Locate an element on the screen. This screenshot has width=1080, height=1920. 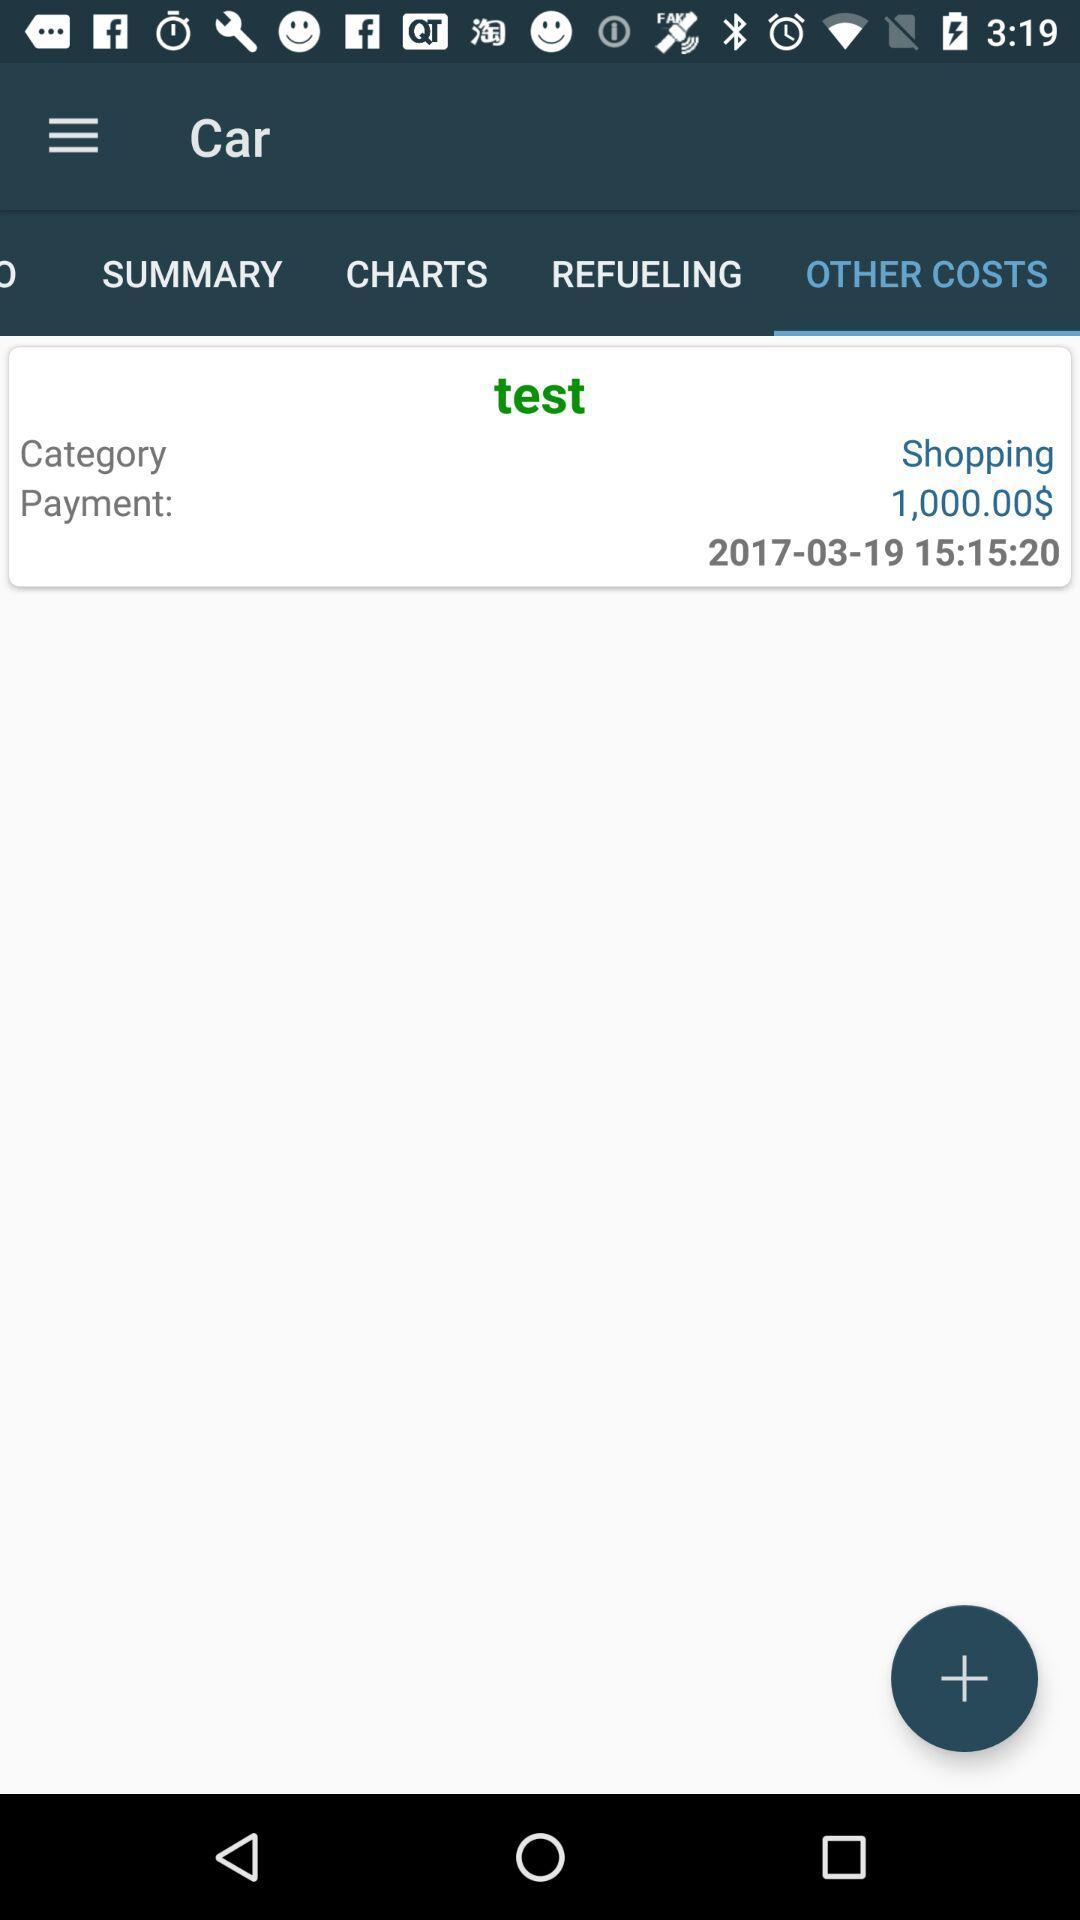
icon next to car icon is located at coordinates (72, 135).